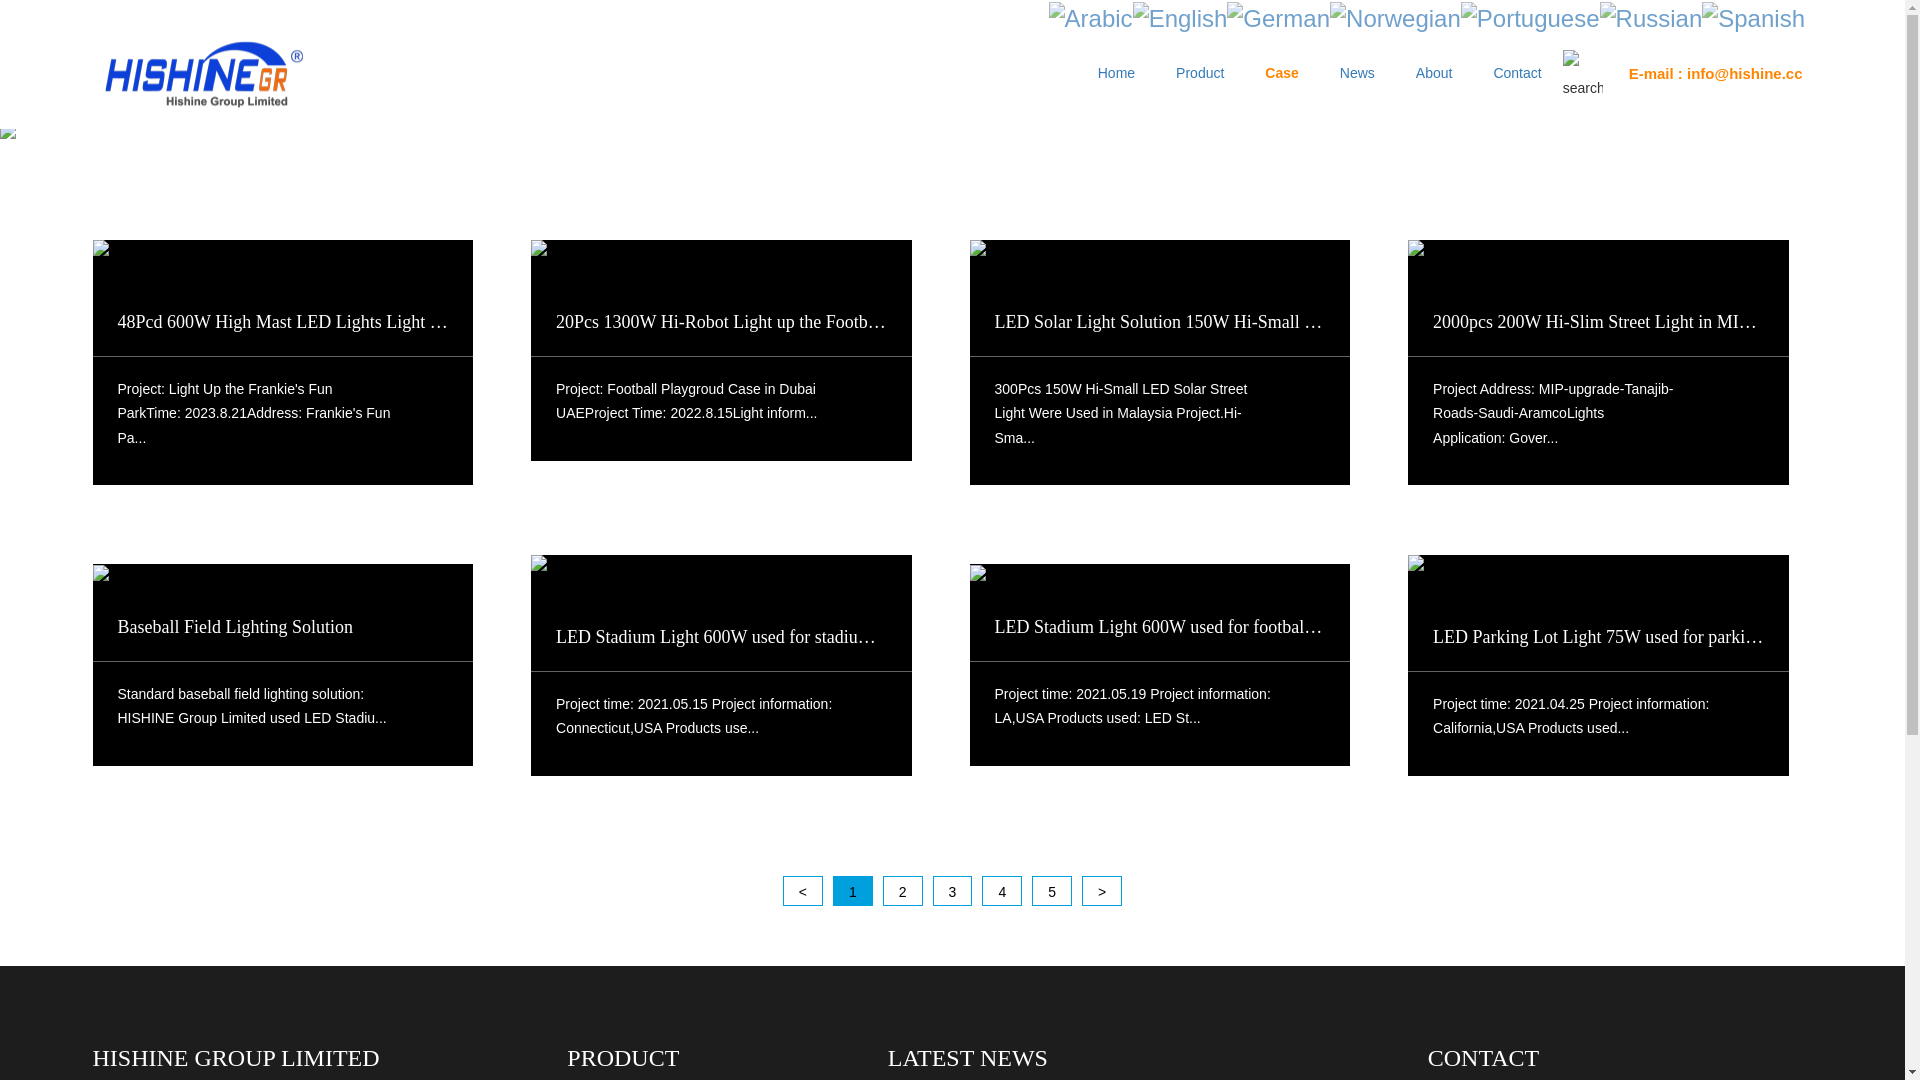  What do you see at coordinates (1326, 68) in the screenshot?
I see `'News'` at bounding box center [1326, 68].